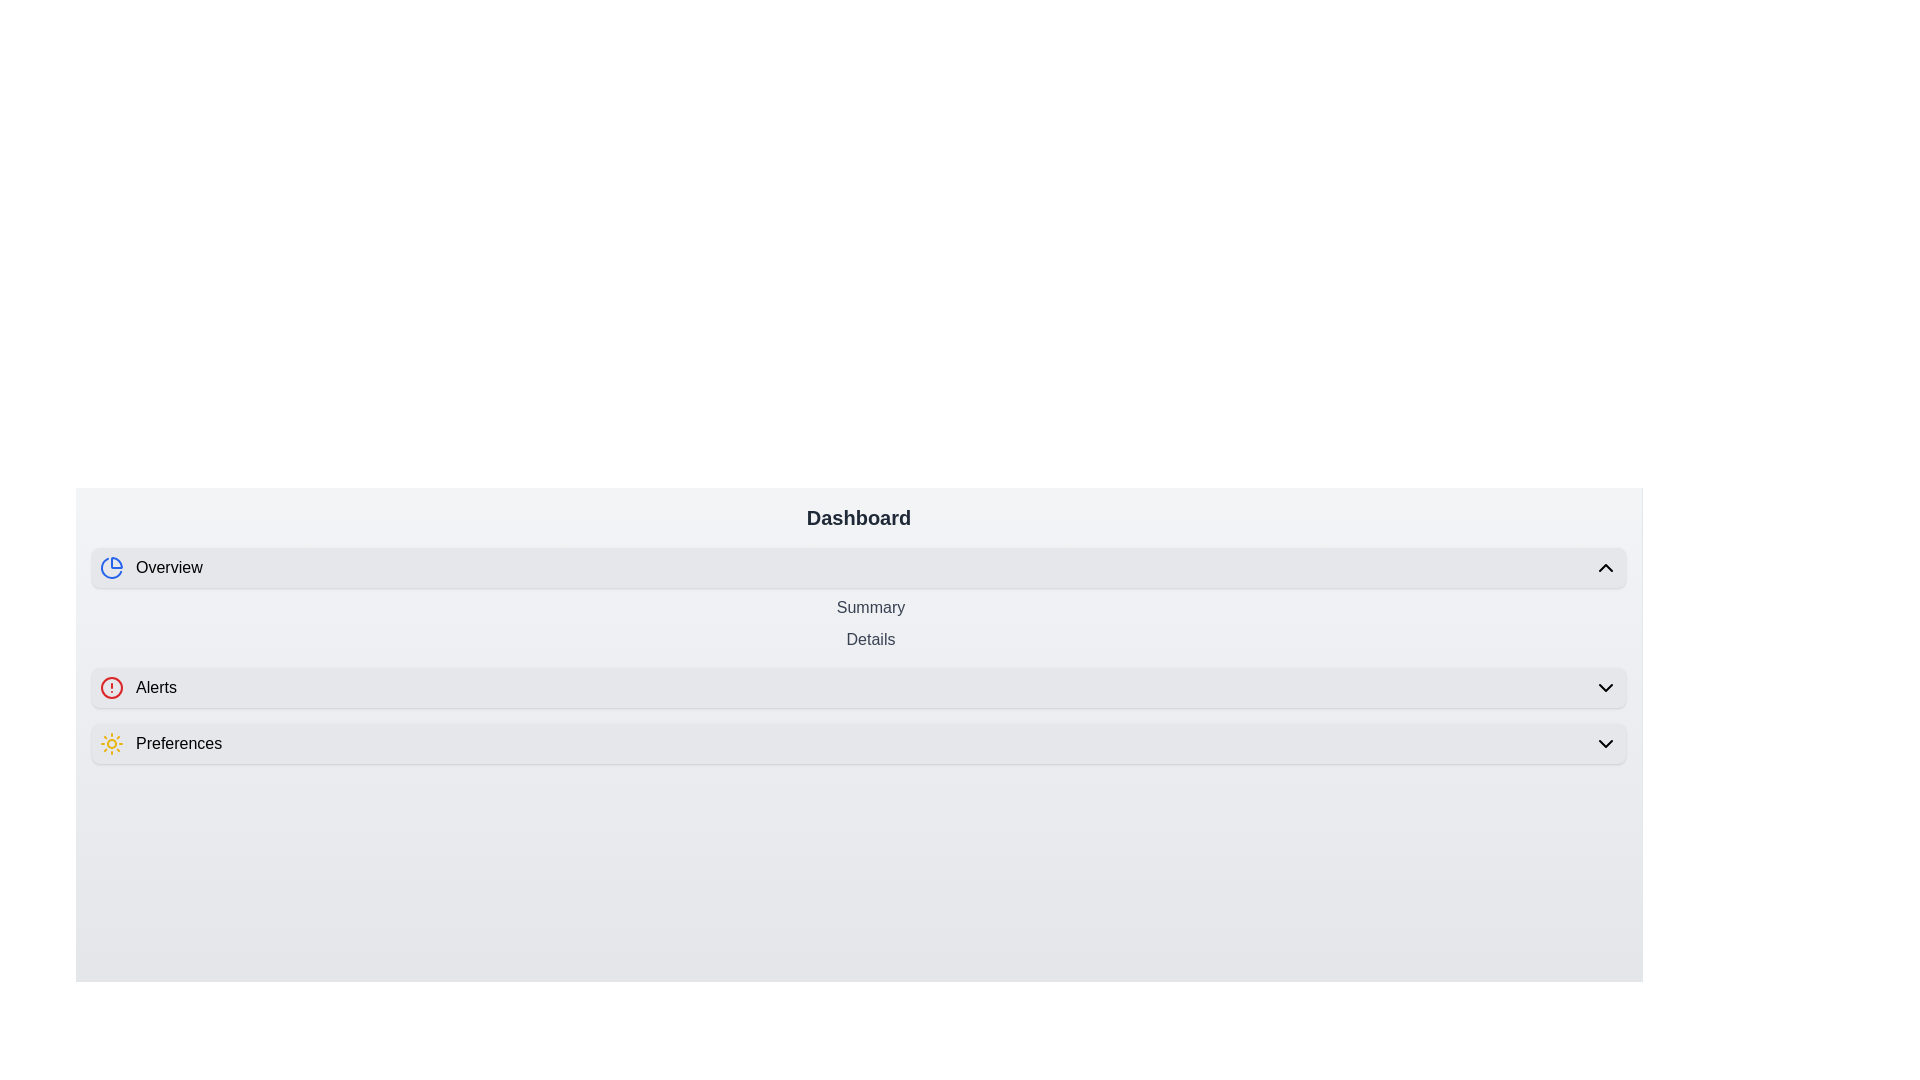  I want to click on the 'Preferences' text label located in the 'Dashboard' interface under the 'Alerts' section, so click(179, 744).